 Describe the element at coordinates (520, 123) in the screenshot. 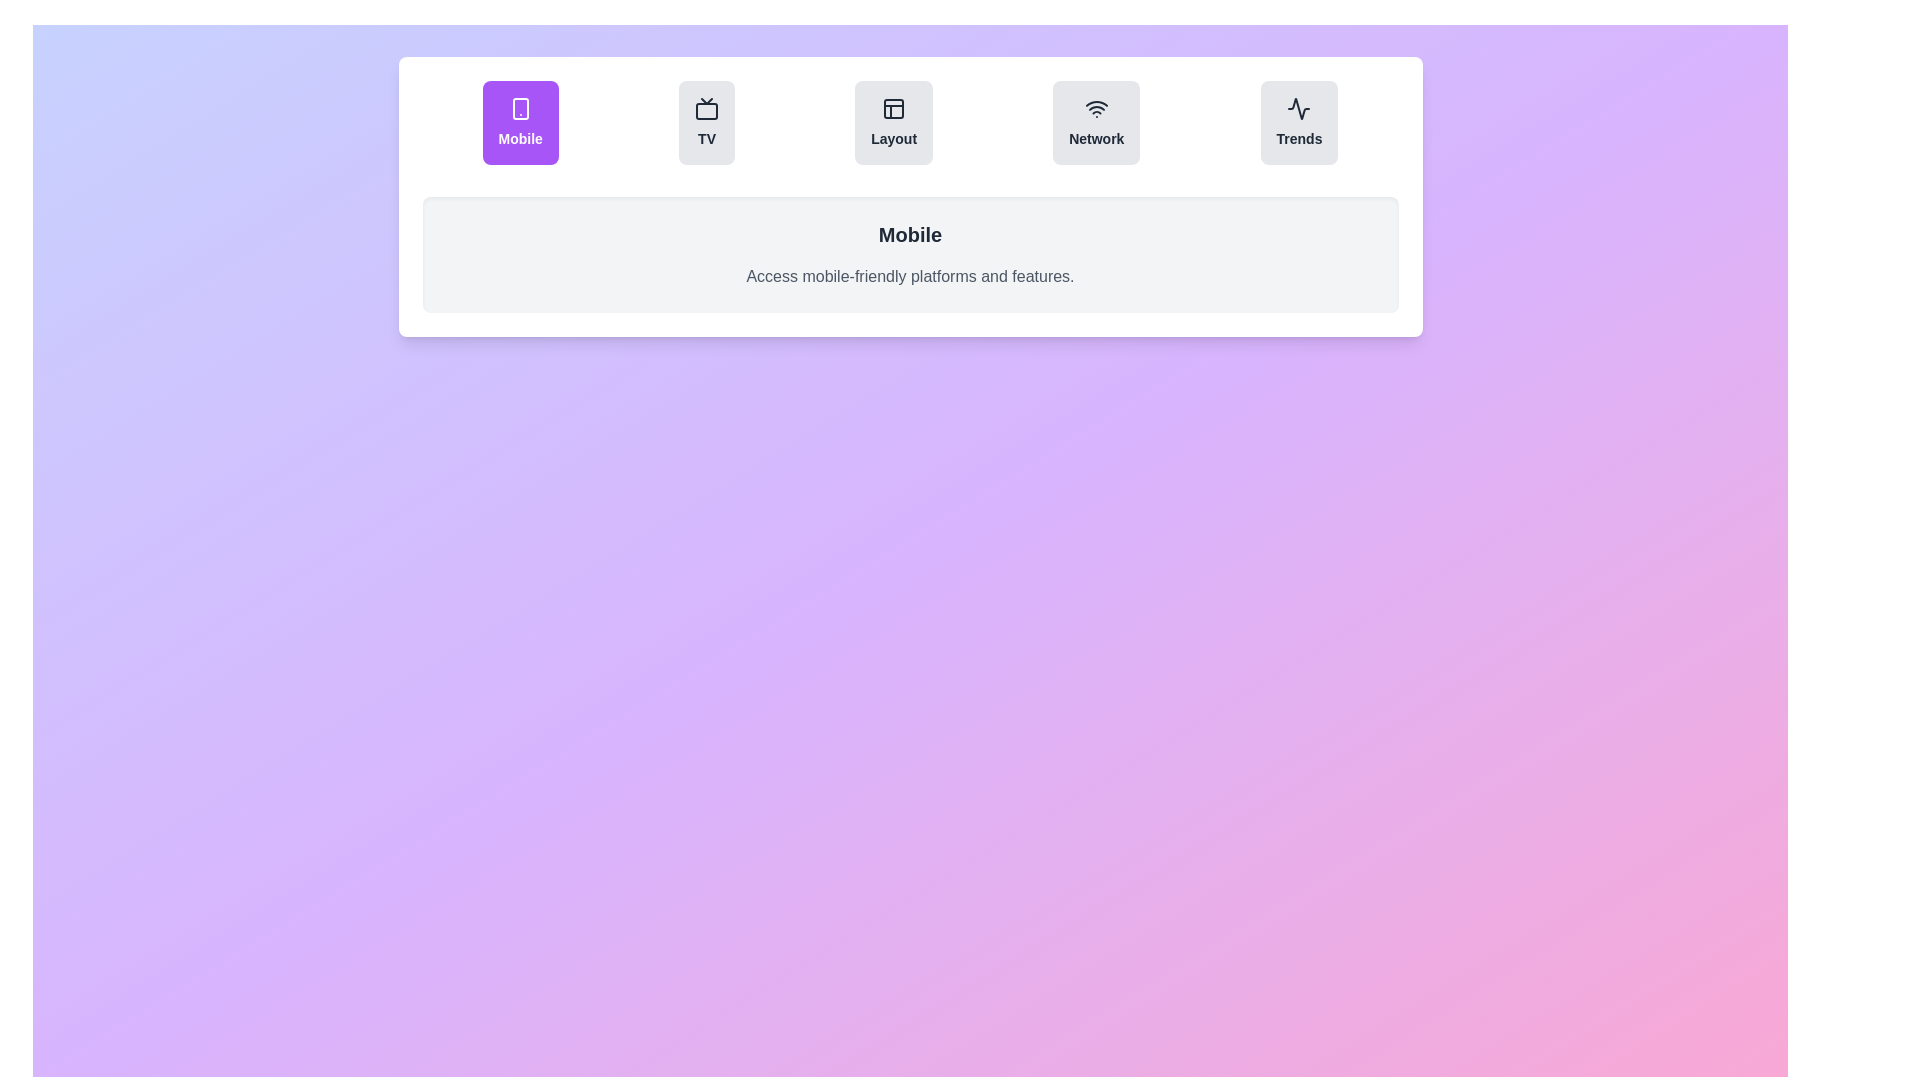

I see `the styled rectangular button with a purple background and white text 'Mobile'` at that location.